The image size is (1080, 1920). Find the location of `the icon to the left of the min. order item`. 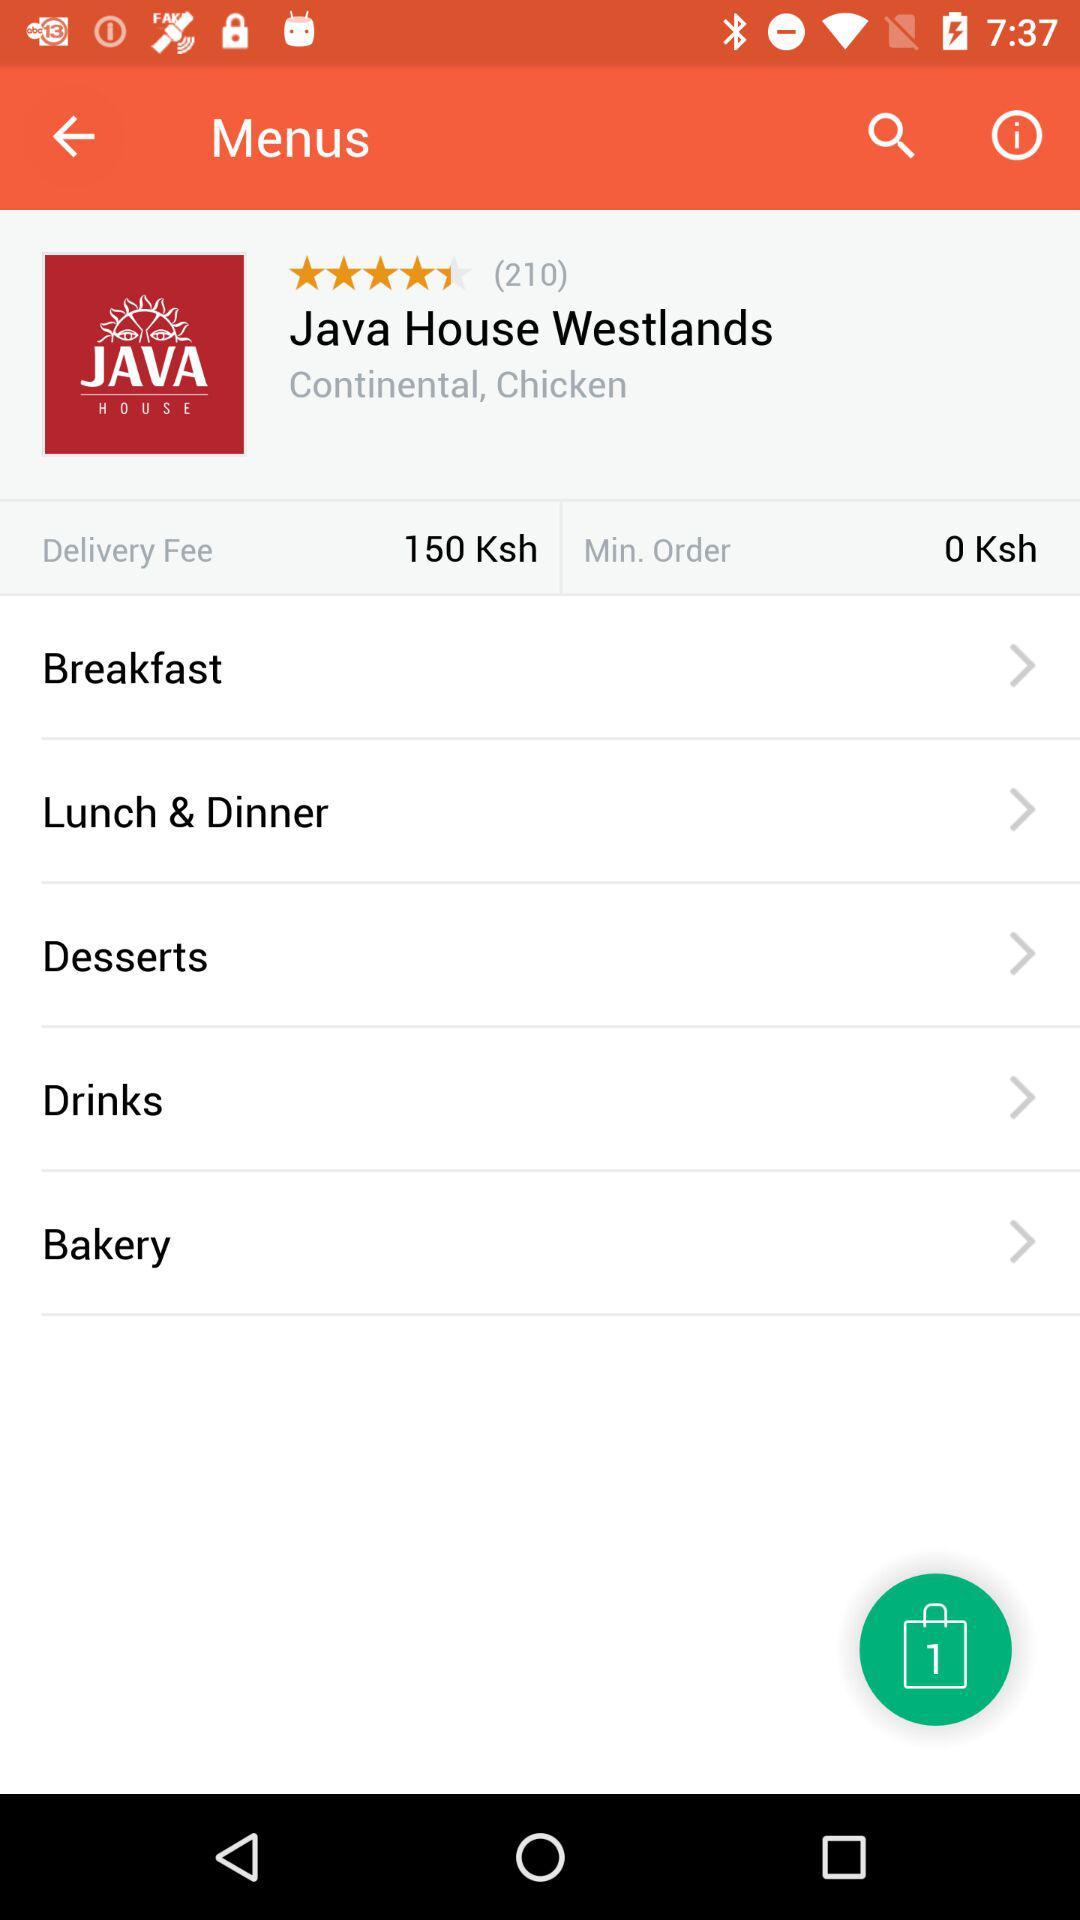

the icon to the left of the min. order item is located at coordinates (560, 547).